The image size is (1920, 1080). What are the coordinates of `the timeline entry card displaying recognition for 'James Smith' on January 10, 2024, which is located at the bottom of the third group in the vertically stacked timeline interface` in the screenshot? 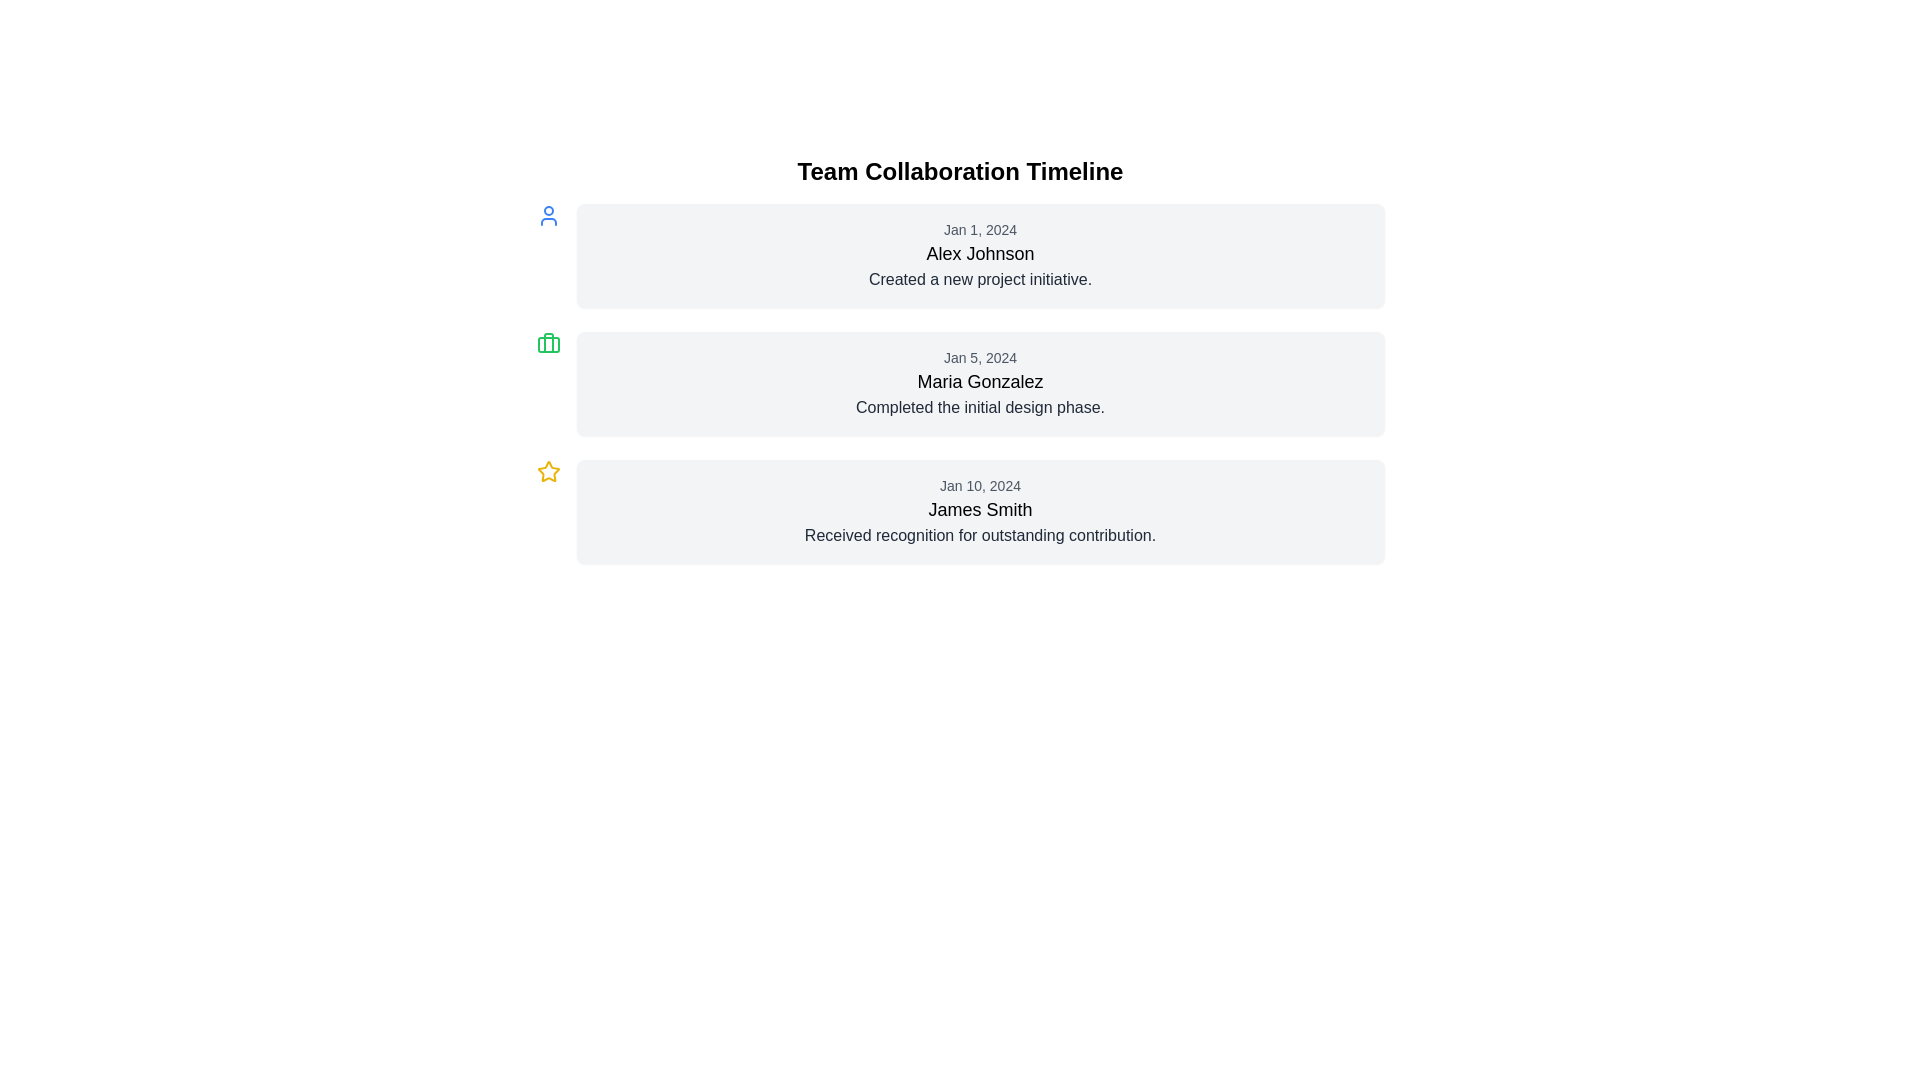 It's located at (960, 511).